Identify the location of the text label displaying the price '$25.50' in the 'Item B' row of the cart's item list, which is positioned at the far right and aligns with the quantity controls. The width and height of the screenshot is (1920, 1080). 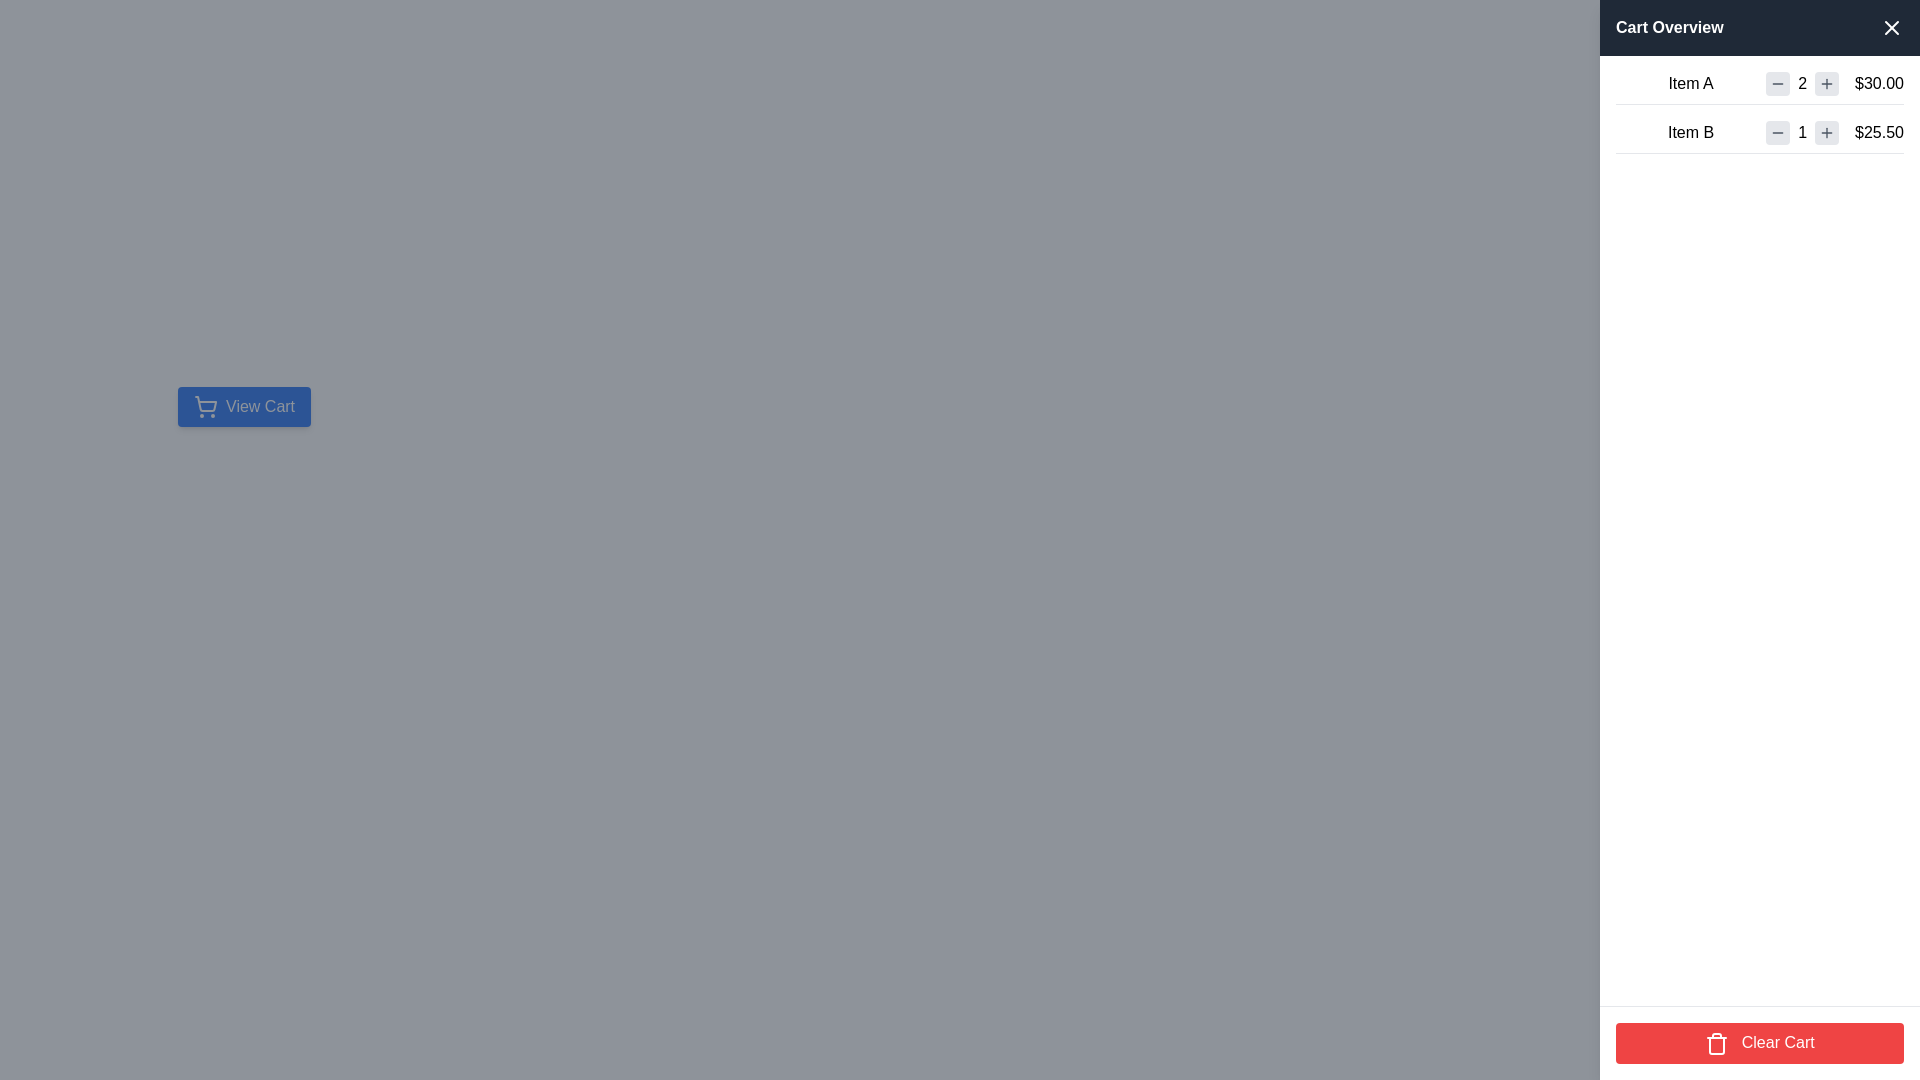
(1878, 132).